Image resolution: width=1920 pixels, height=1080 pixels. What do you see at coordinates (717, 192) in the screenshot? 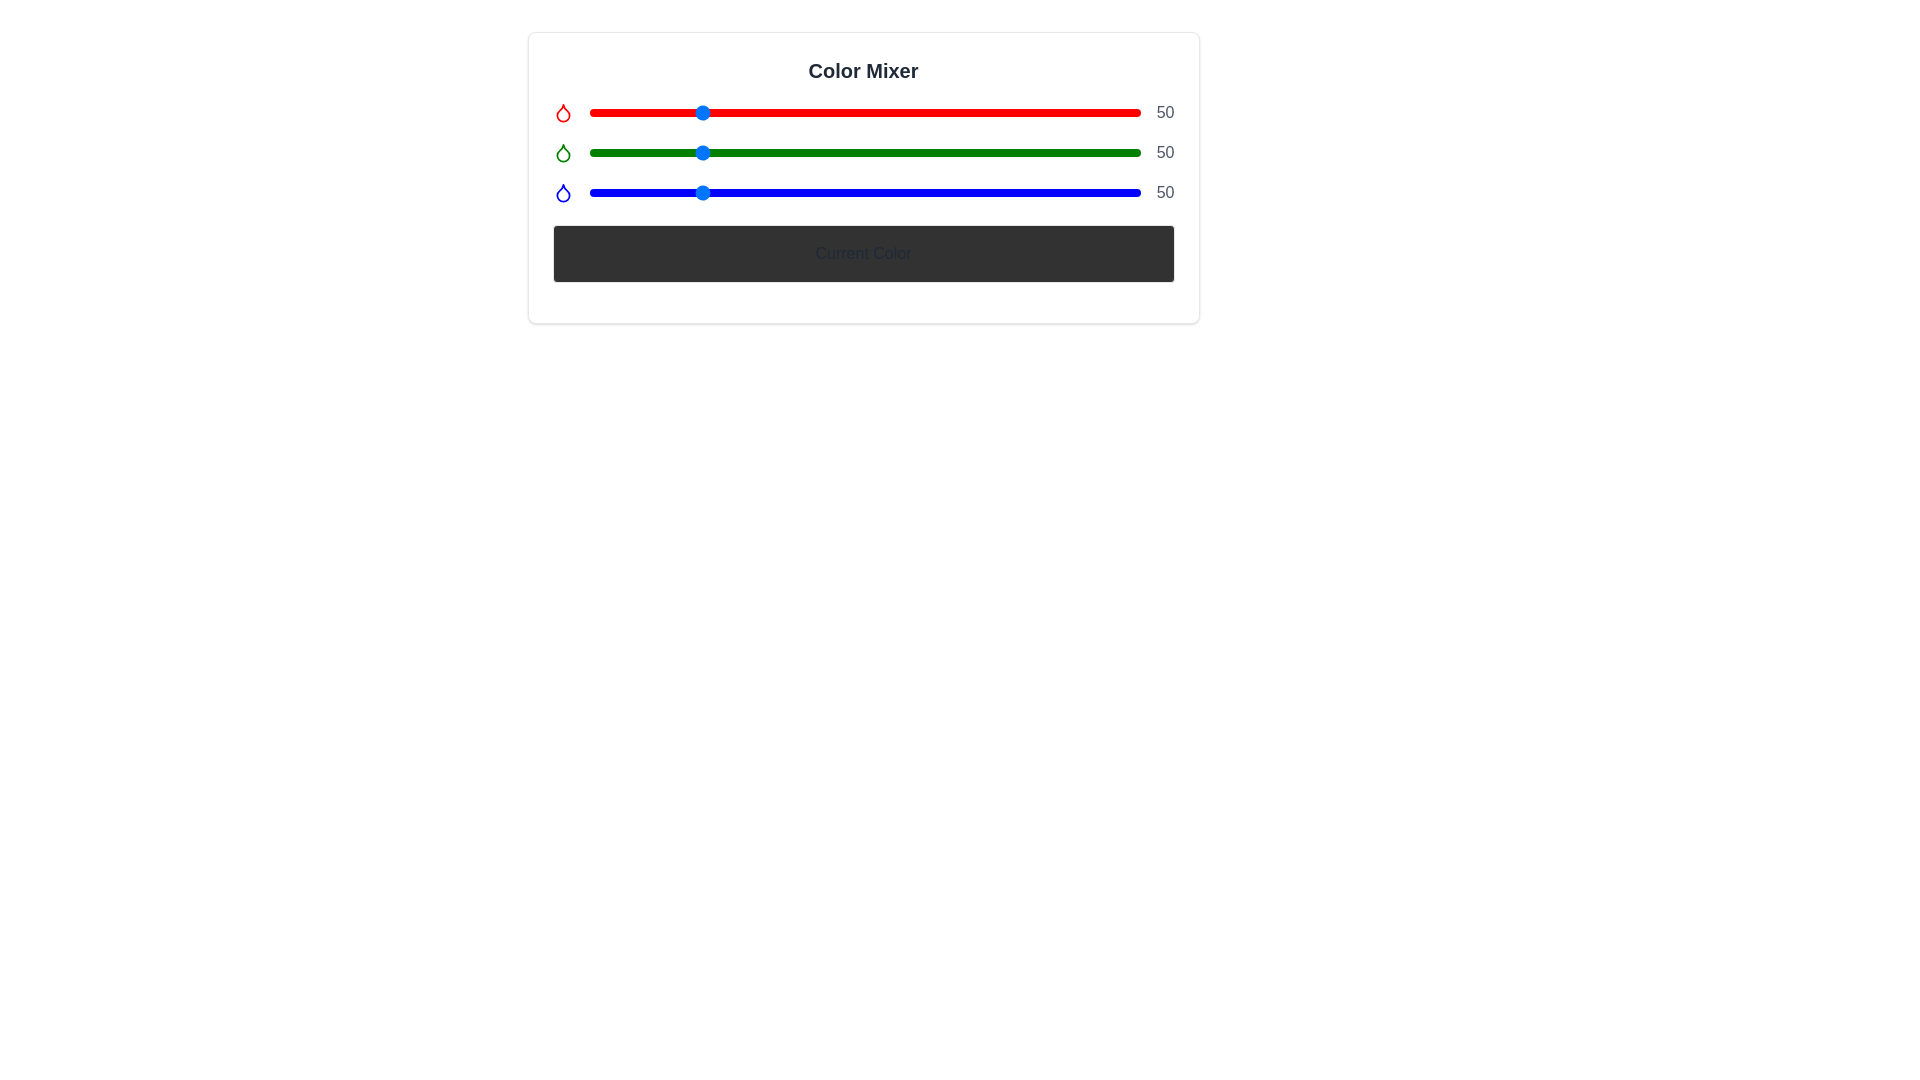
I see `the blue slider to set its value to 59` at bounding box center [717, 192].